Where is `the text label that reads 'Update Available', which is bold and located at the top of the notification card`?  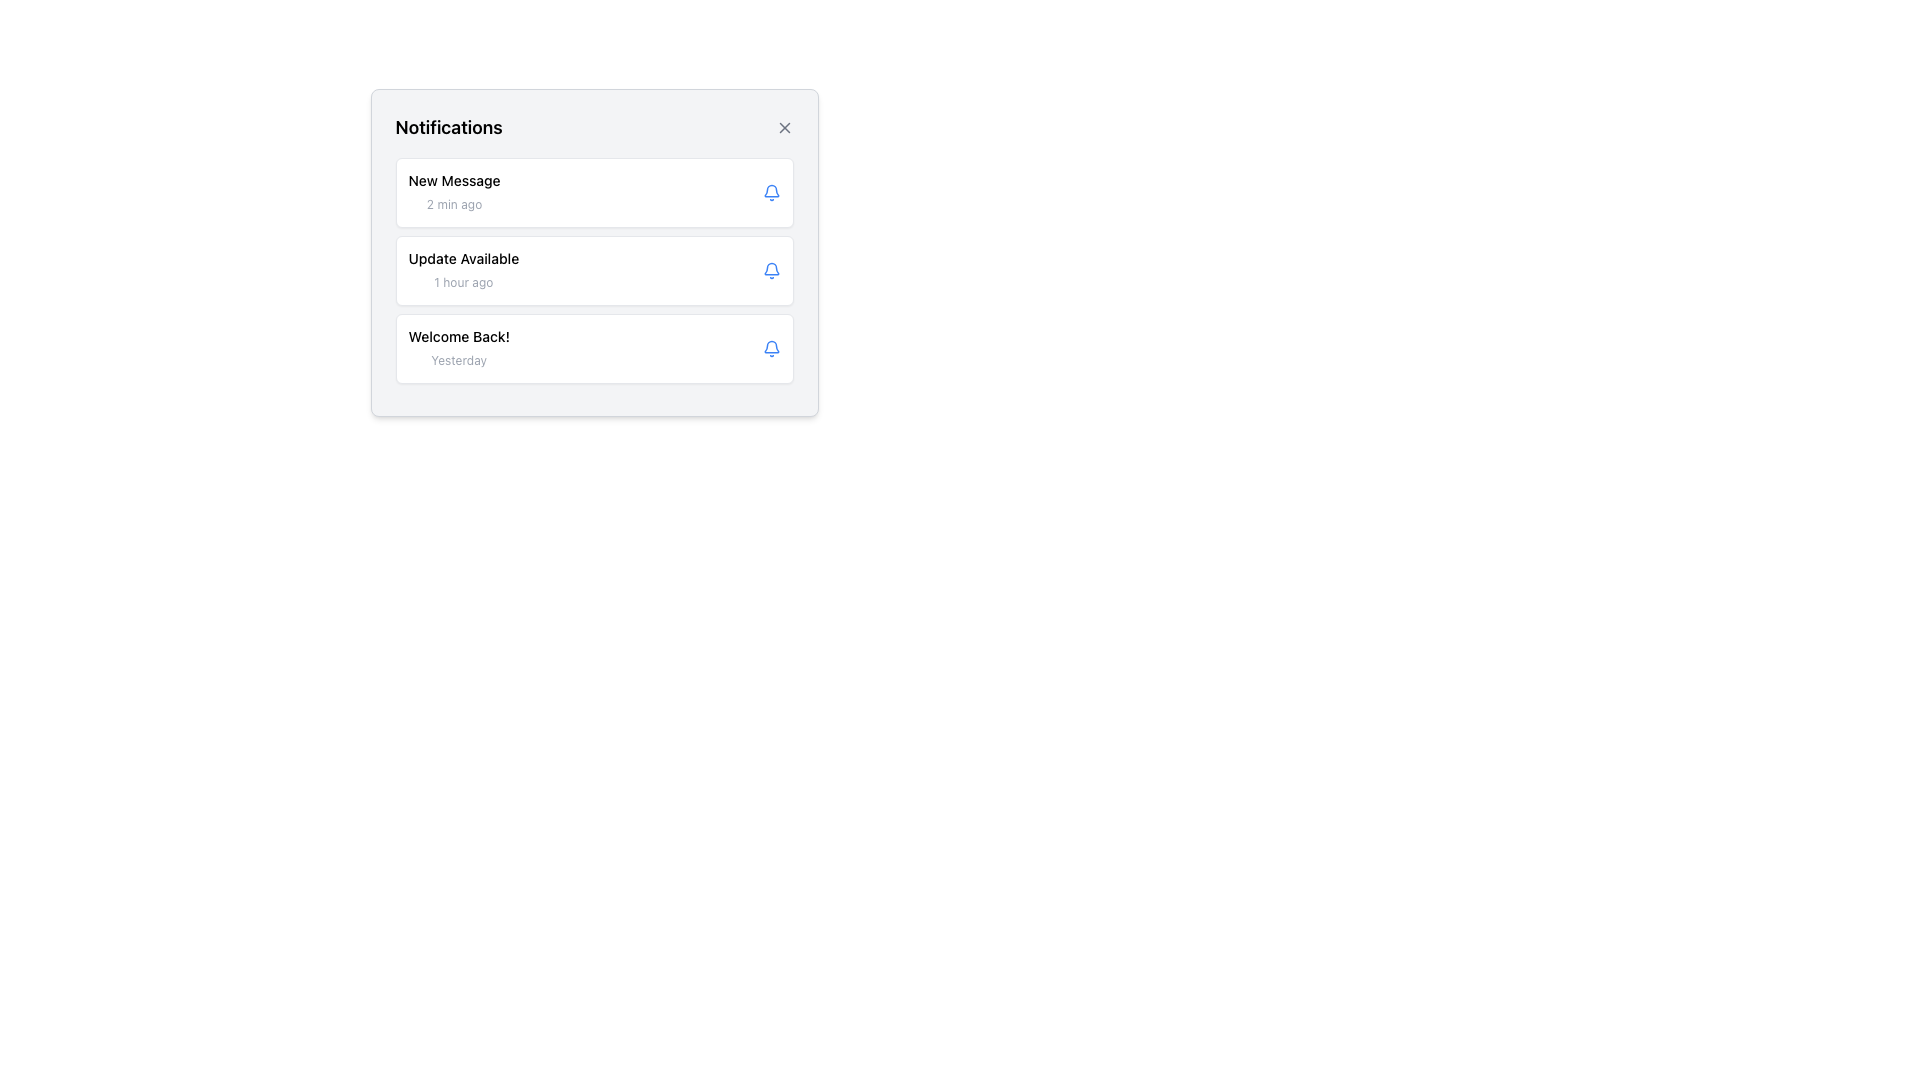 the text label that reads 'Update Available', which is bold and located at the top of the notification card is located at coordinates (462, 257).